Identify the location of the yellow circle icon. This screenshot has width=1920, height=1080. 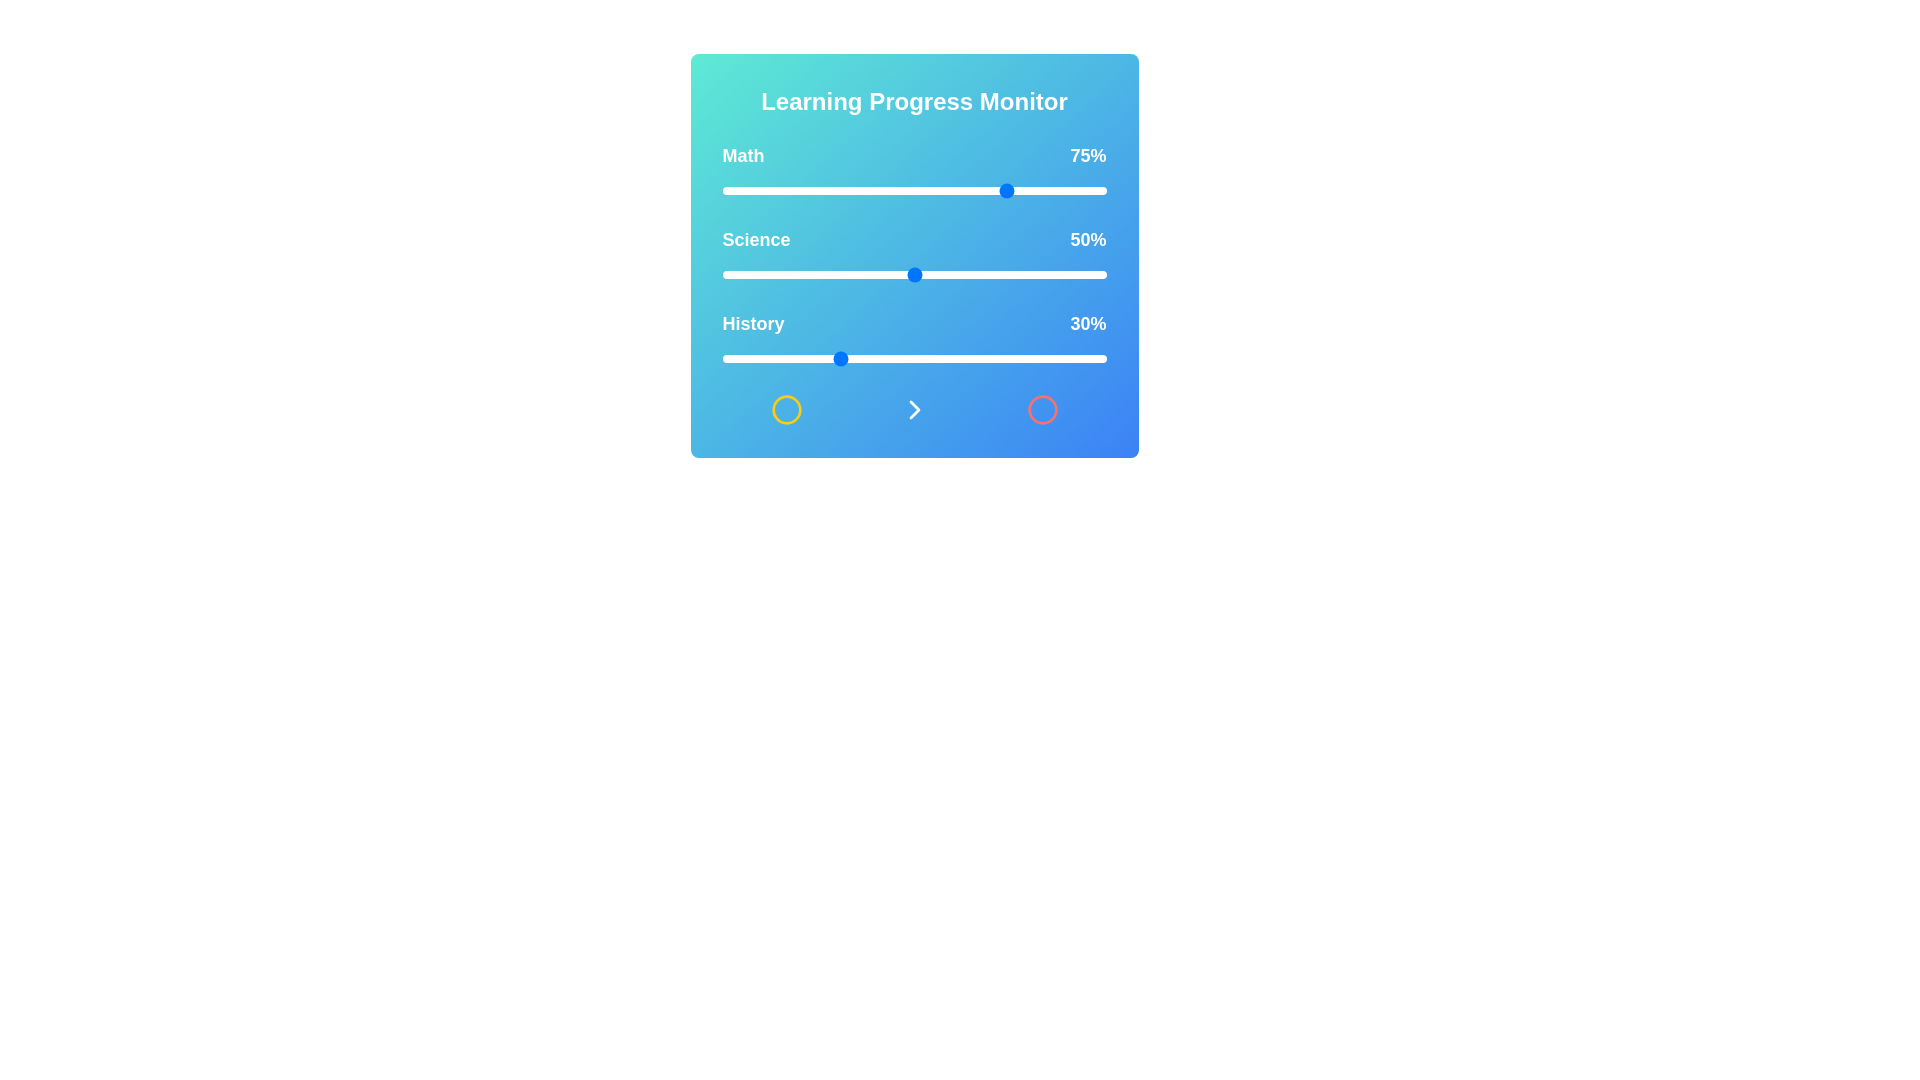
(785, 408).